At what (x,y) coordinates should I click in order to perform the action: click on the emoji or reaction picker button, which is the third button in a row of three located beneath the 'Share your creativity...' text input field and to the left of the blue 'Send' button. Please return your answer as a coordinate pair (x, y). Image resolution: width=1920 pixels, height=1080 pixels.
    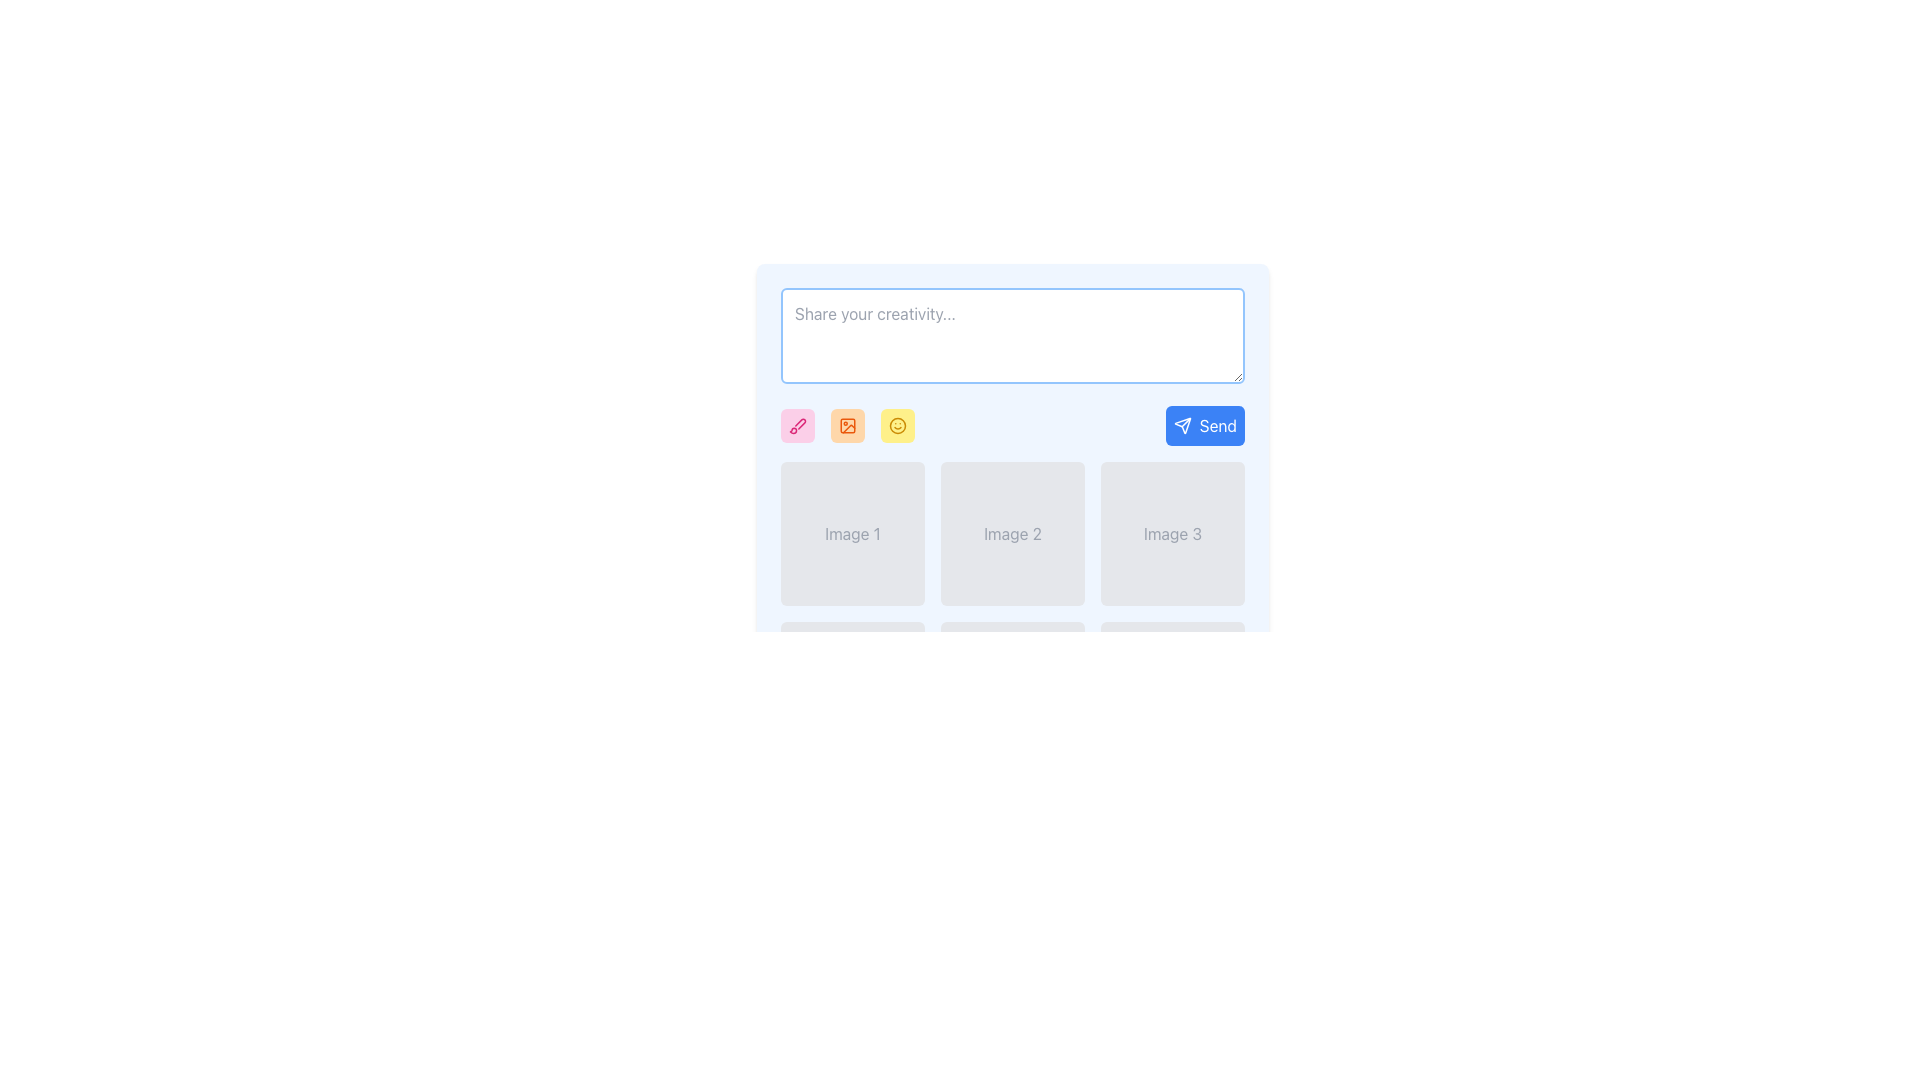
    Looking at the image, I should click on (896, 424).